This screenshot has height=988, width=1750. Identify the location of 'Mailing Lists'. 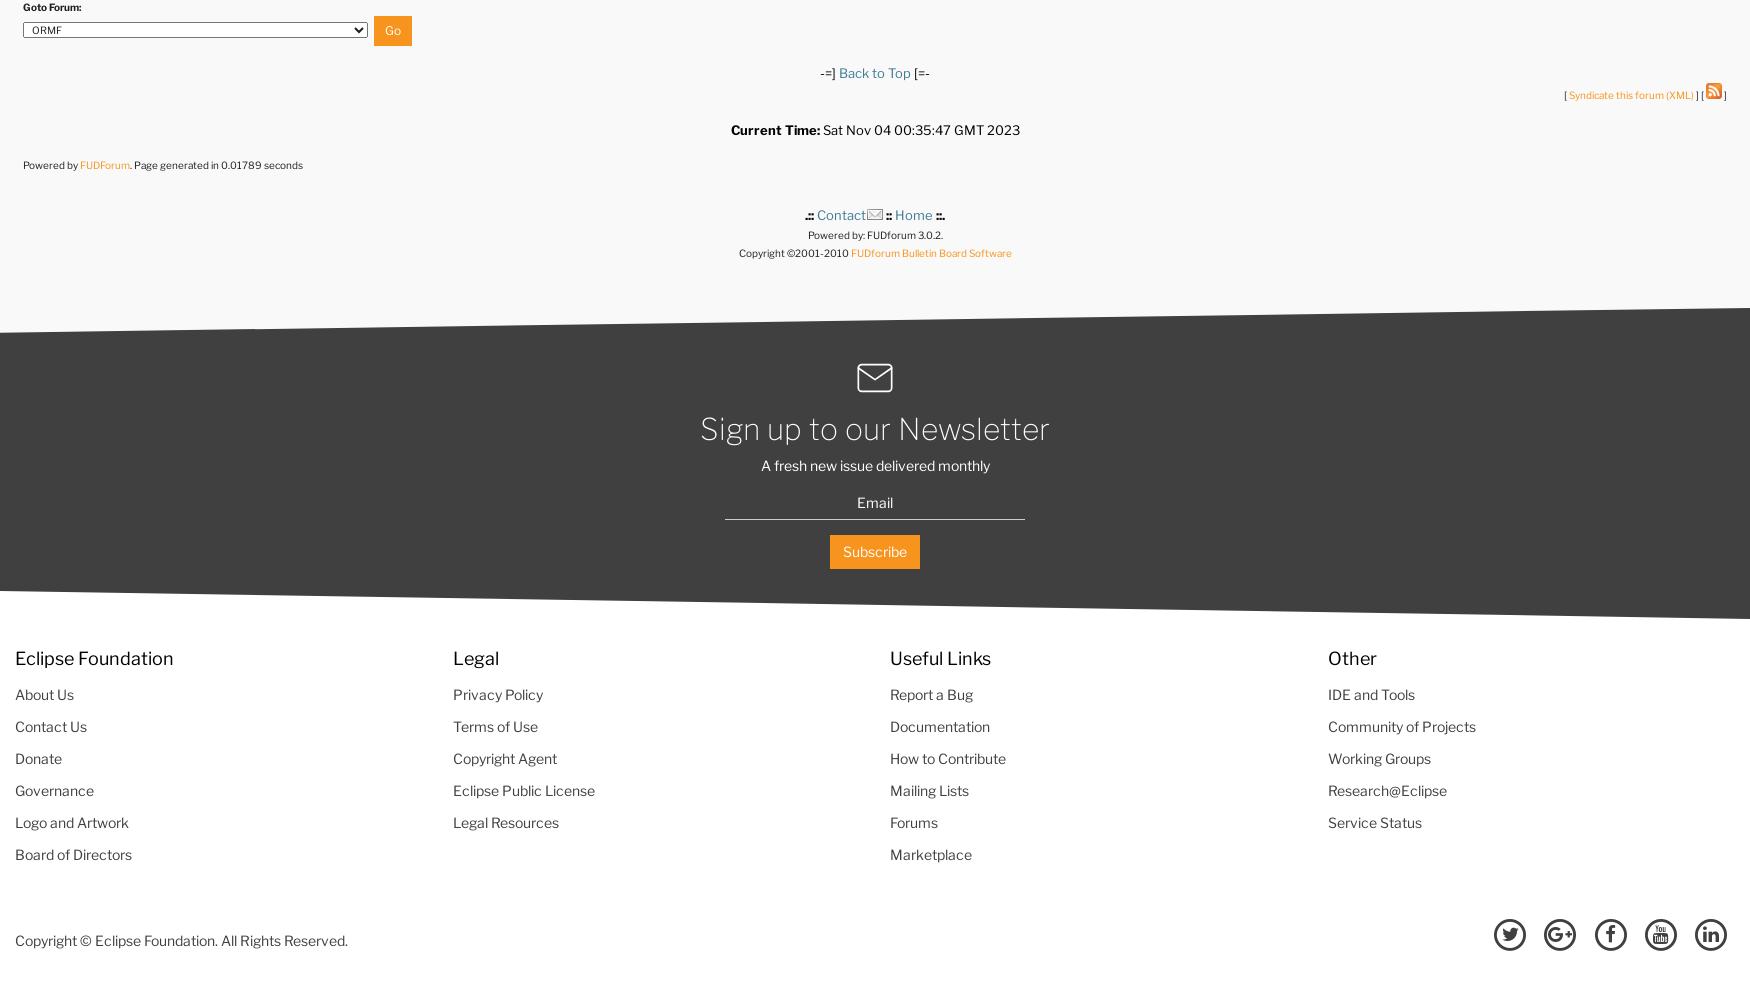
(928, 788).